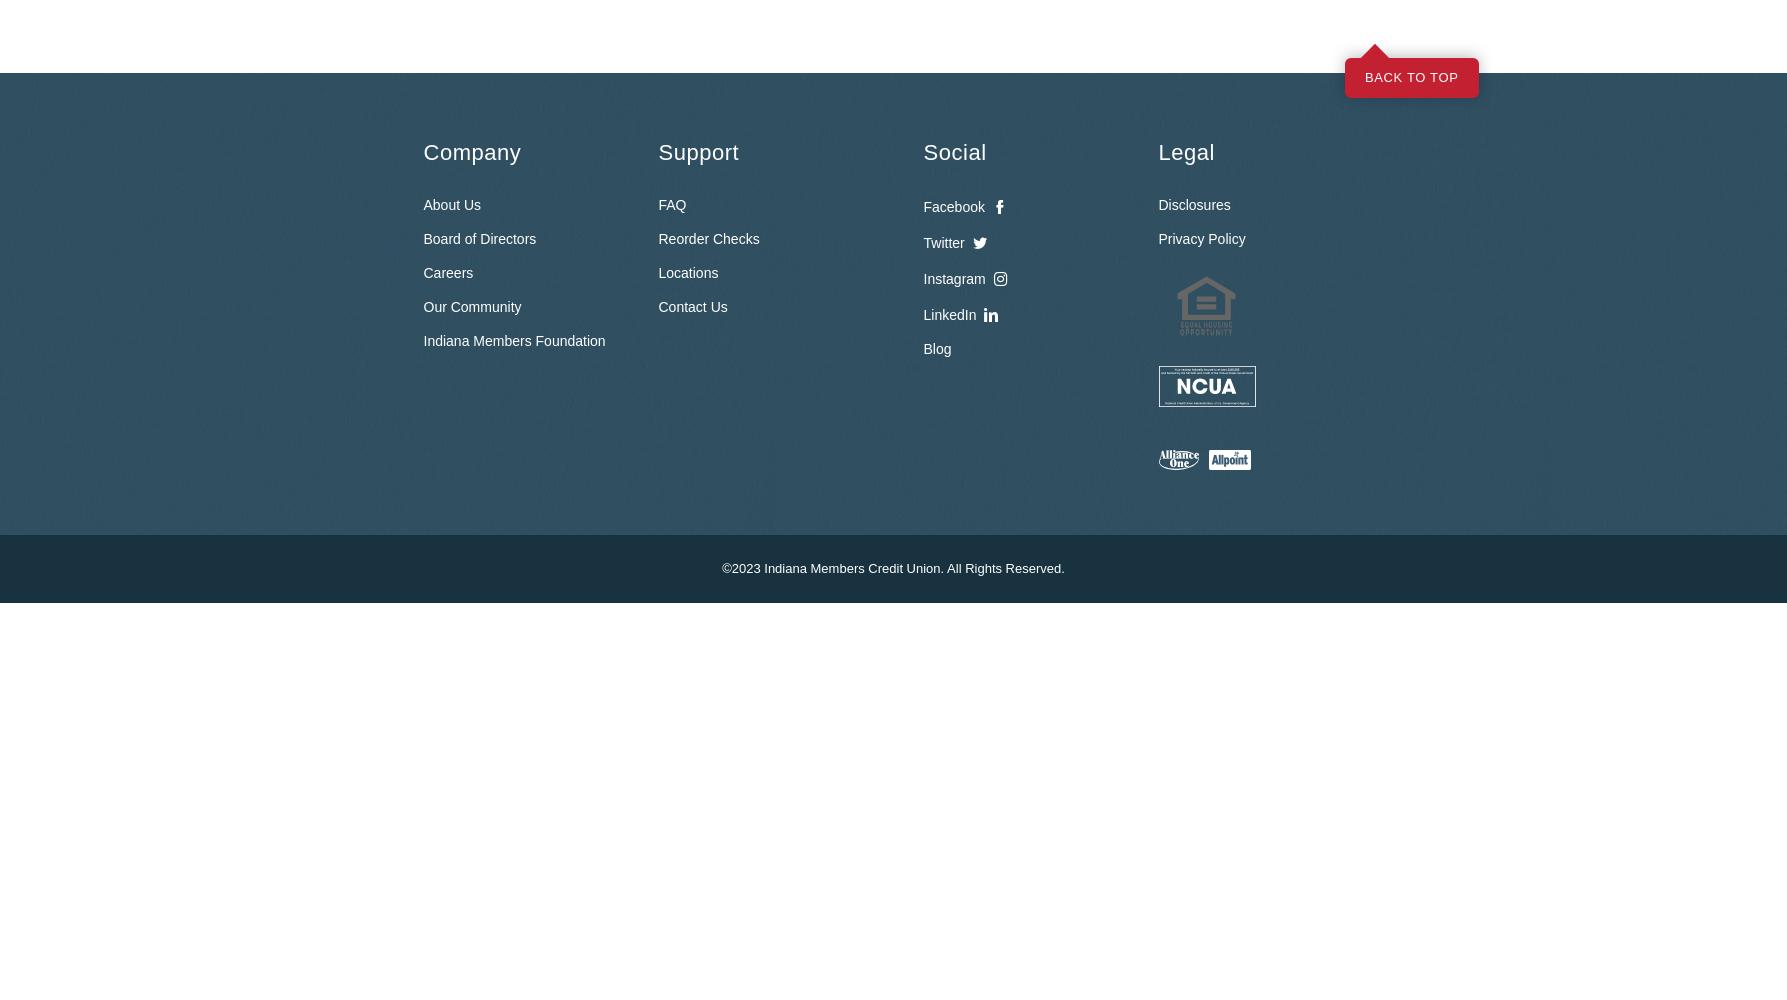  I want to click on 'Disclosures', so click(1194, 204).